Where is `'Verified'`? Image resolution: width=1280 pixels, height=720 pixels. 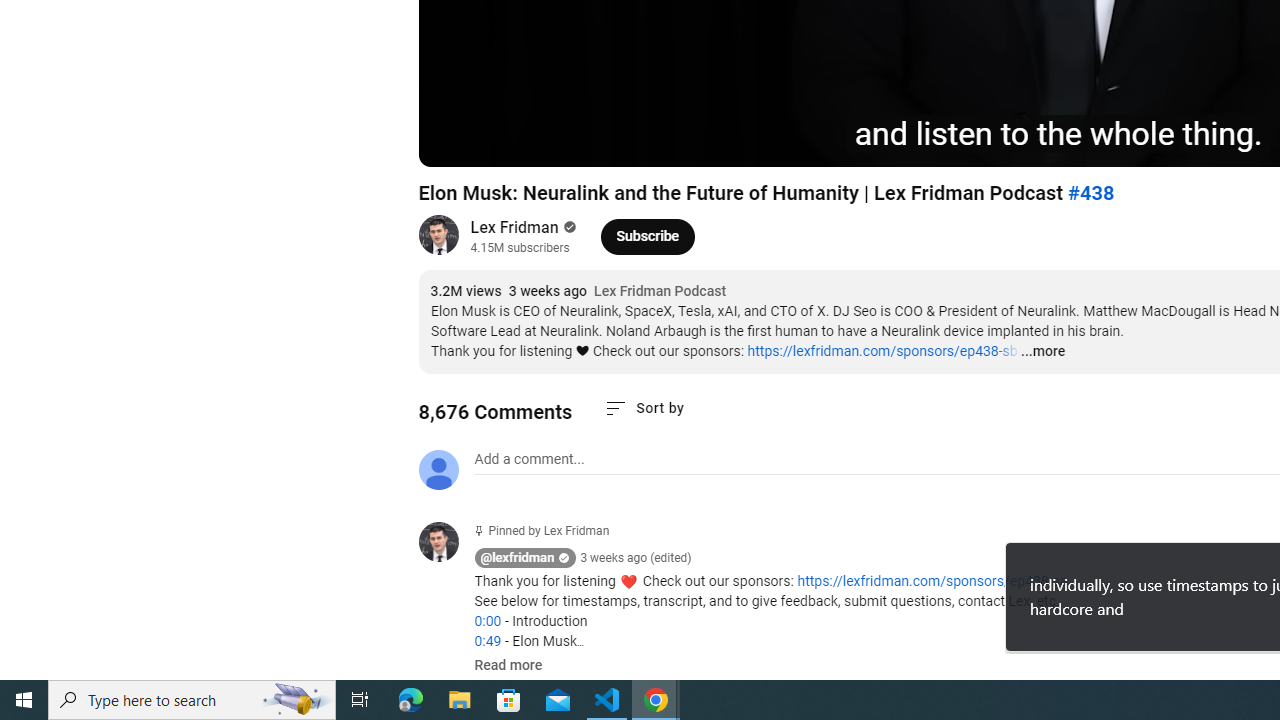 'Verified' is located at coordinates (566, 226).